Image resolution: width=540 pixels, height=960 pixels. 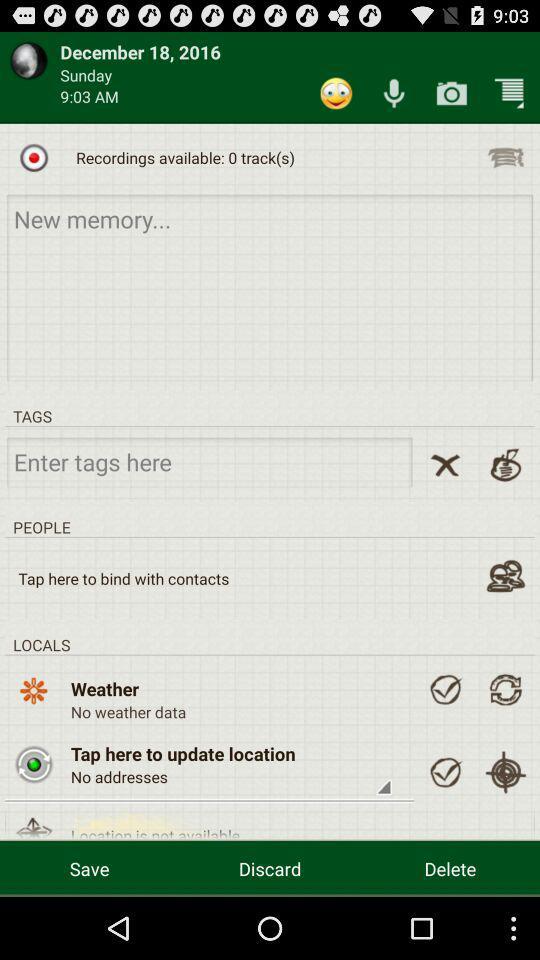 What do you see at coordinates (33, 822) in the screenshot?
I see `open location` at bounding box center [33, 822].